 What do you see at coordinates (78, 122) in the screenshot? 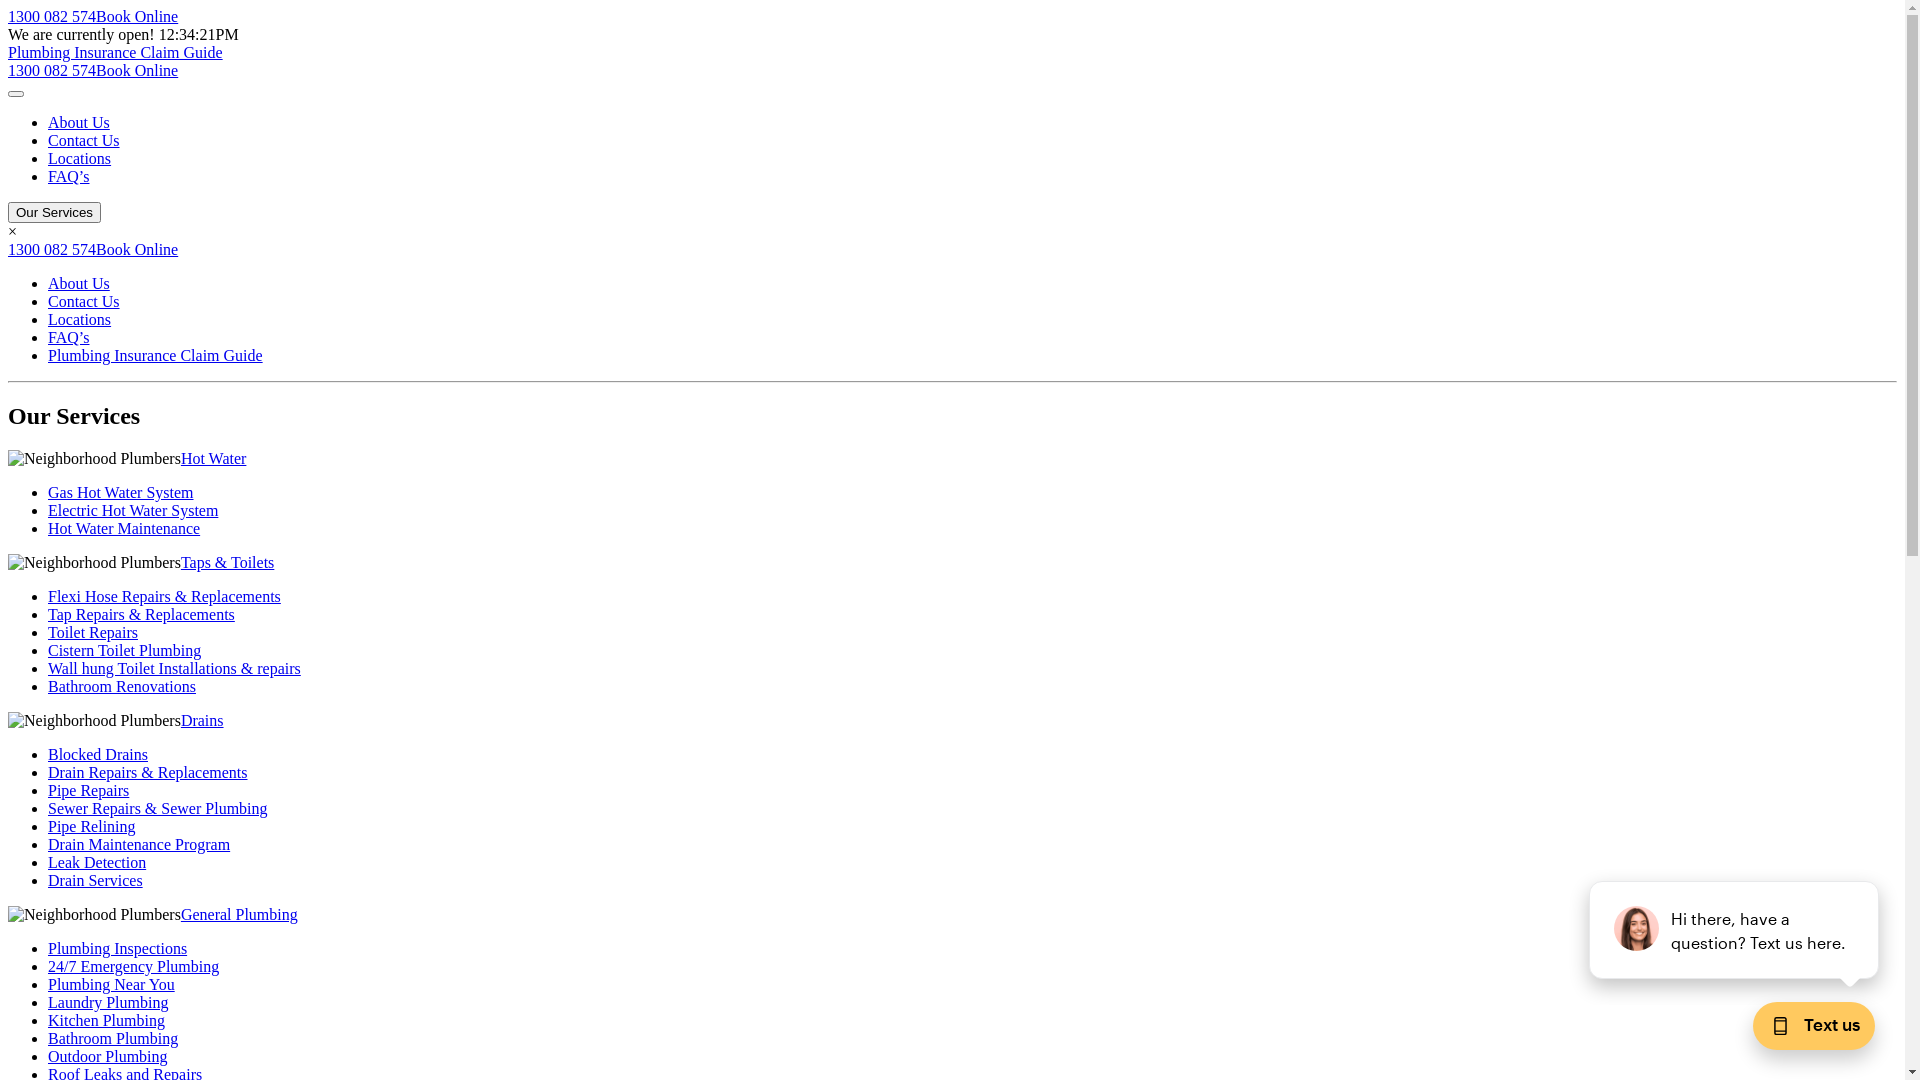
I see `'About Us'` at bounding box center [78, 122].